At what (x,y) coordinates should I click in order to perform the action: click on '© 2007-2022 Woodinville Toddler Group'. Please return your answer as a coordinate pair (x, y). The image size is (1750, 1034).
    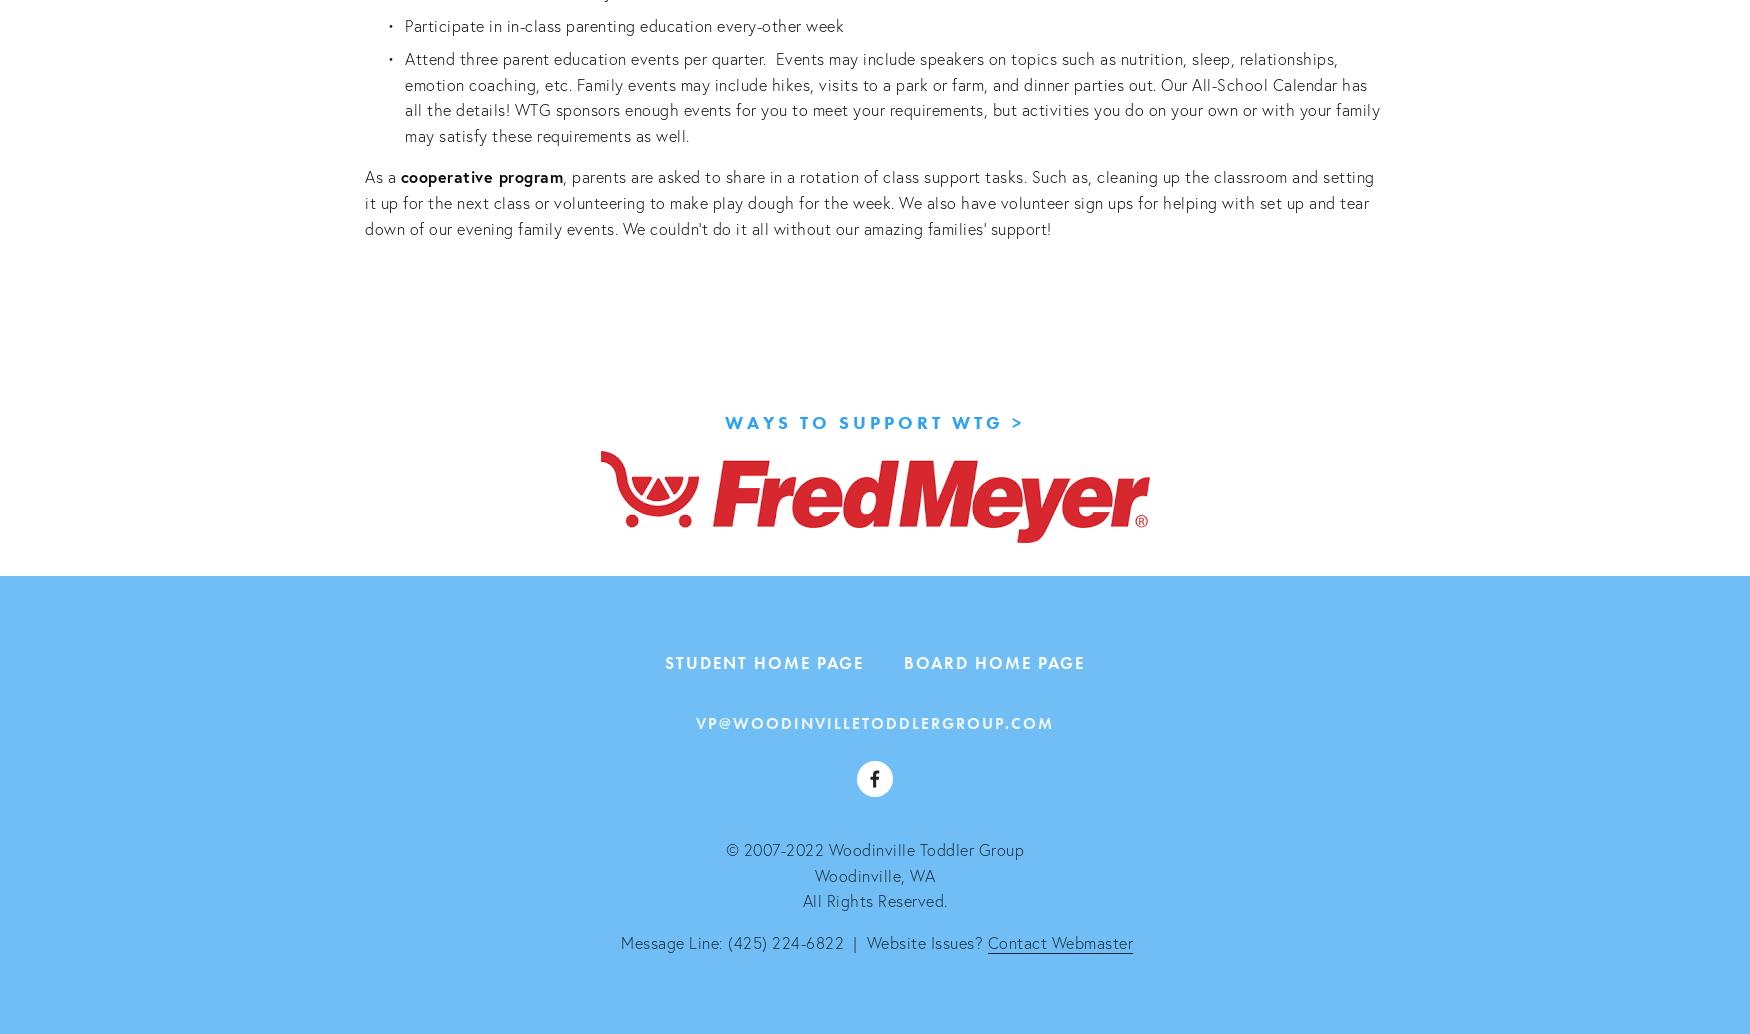
    Looking at the image, I should click on (874, 848).